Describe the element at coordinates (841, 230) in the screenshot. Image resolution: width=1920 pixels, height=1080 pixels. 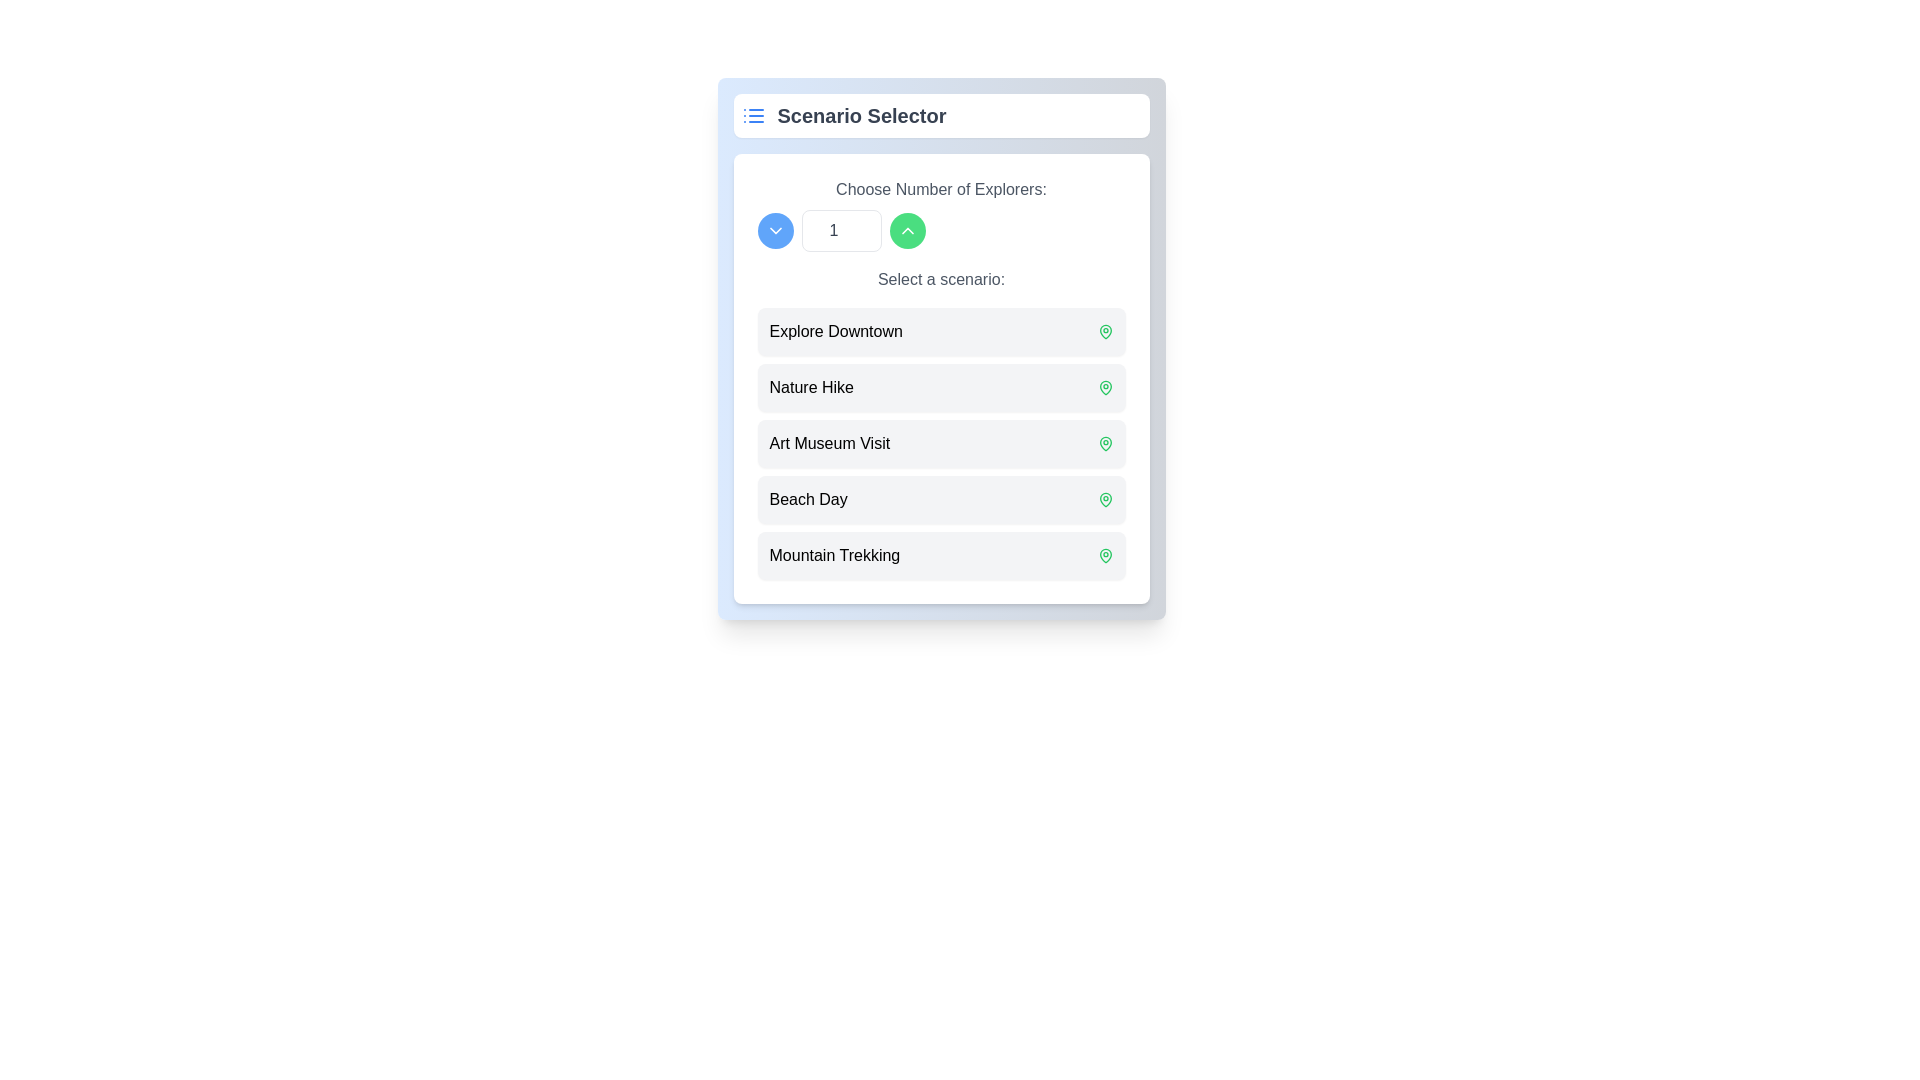
I see `the editable number input field, which is styled with a light gray background and positioned between a blue button on the left and a green button on the right` at that location.